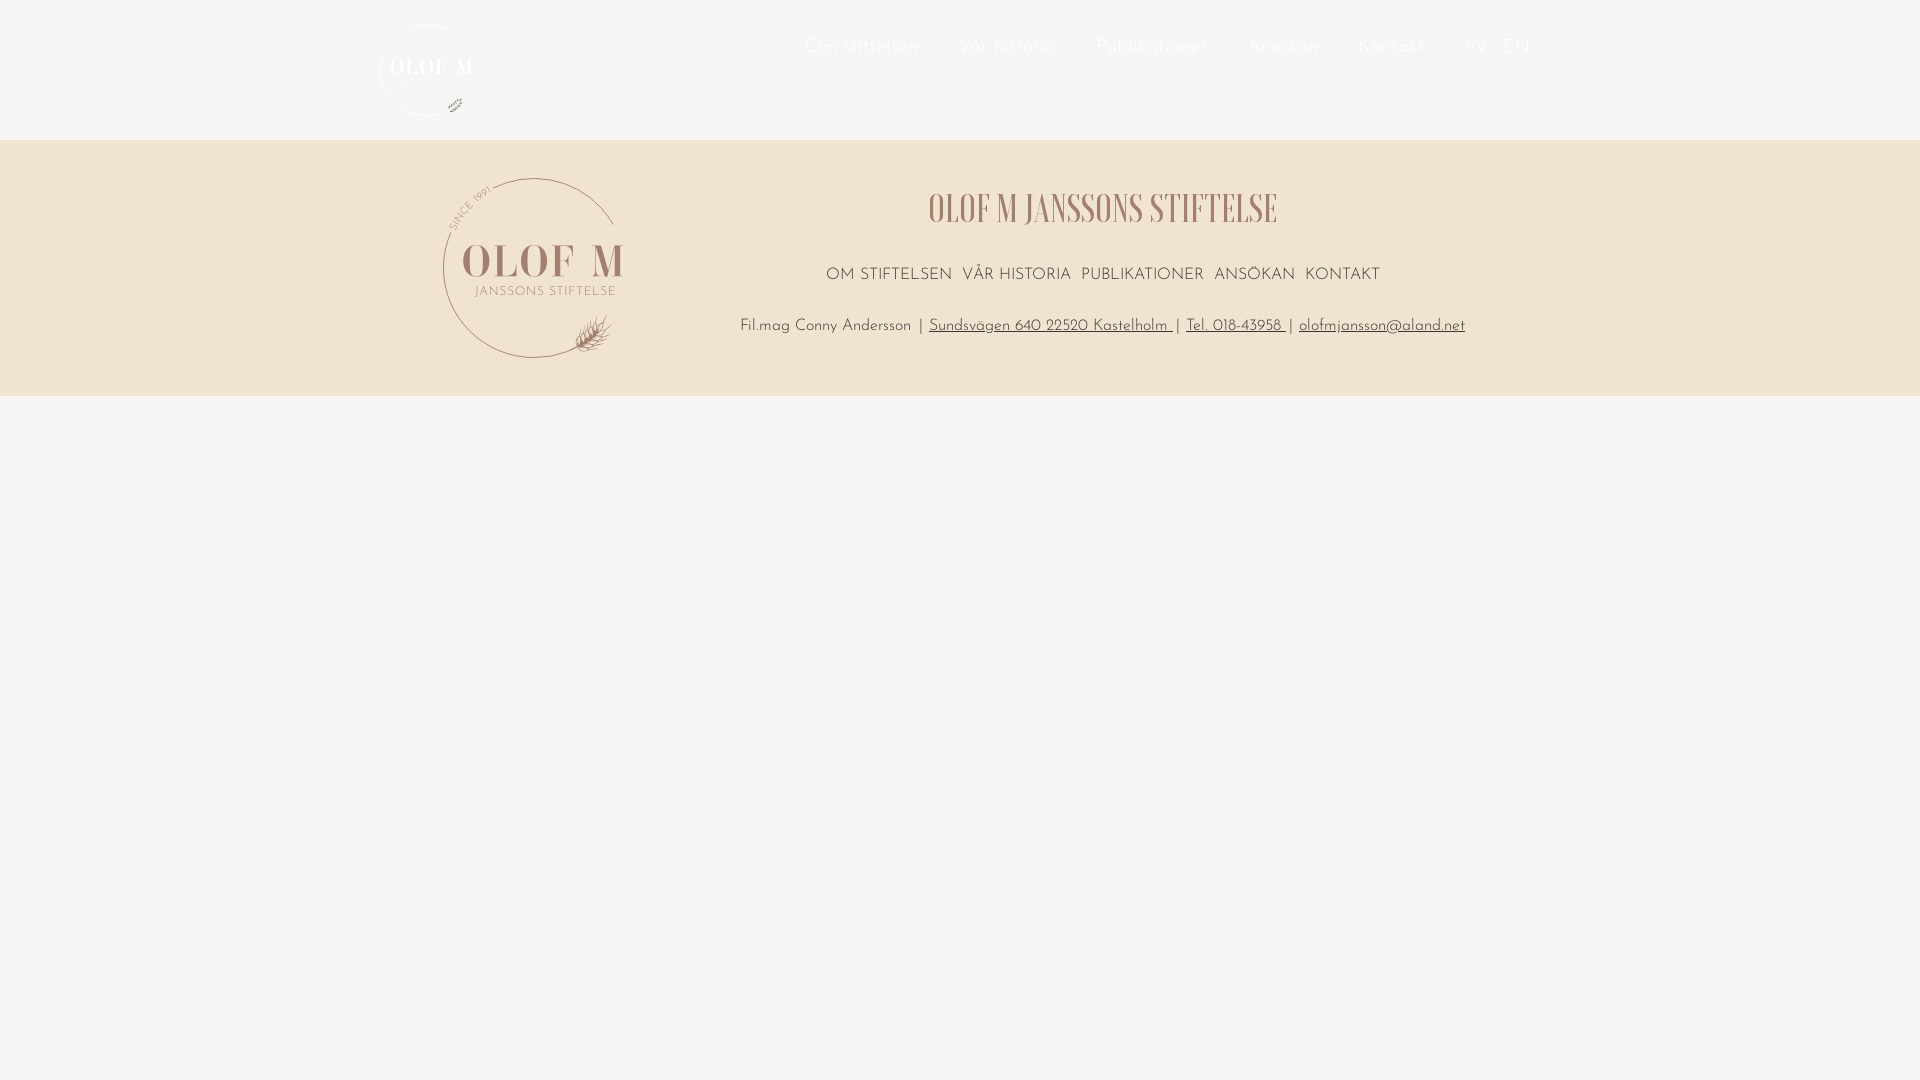 Image resolution: width=1920 pixels, height=1080 pixels. I want to click on 'olofmjansson@aland.net', so click(1381, 332).